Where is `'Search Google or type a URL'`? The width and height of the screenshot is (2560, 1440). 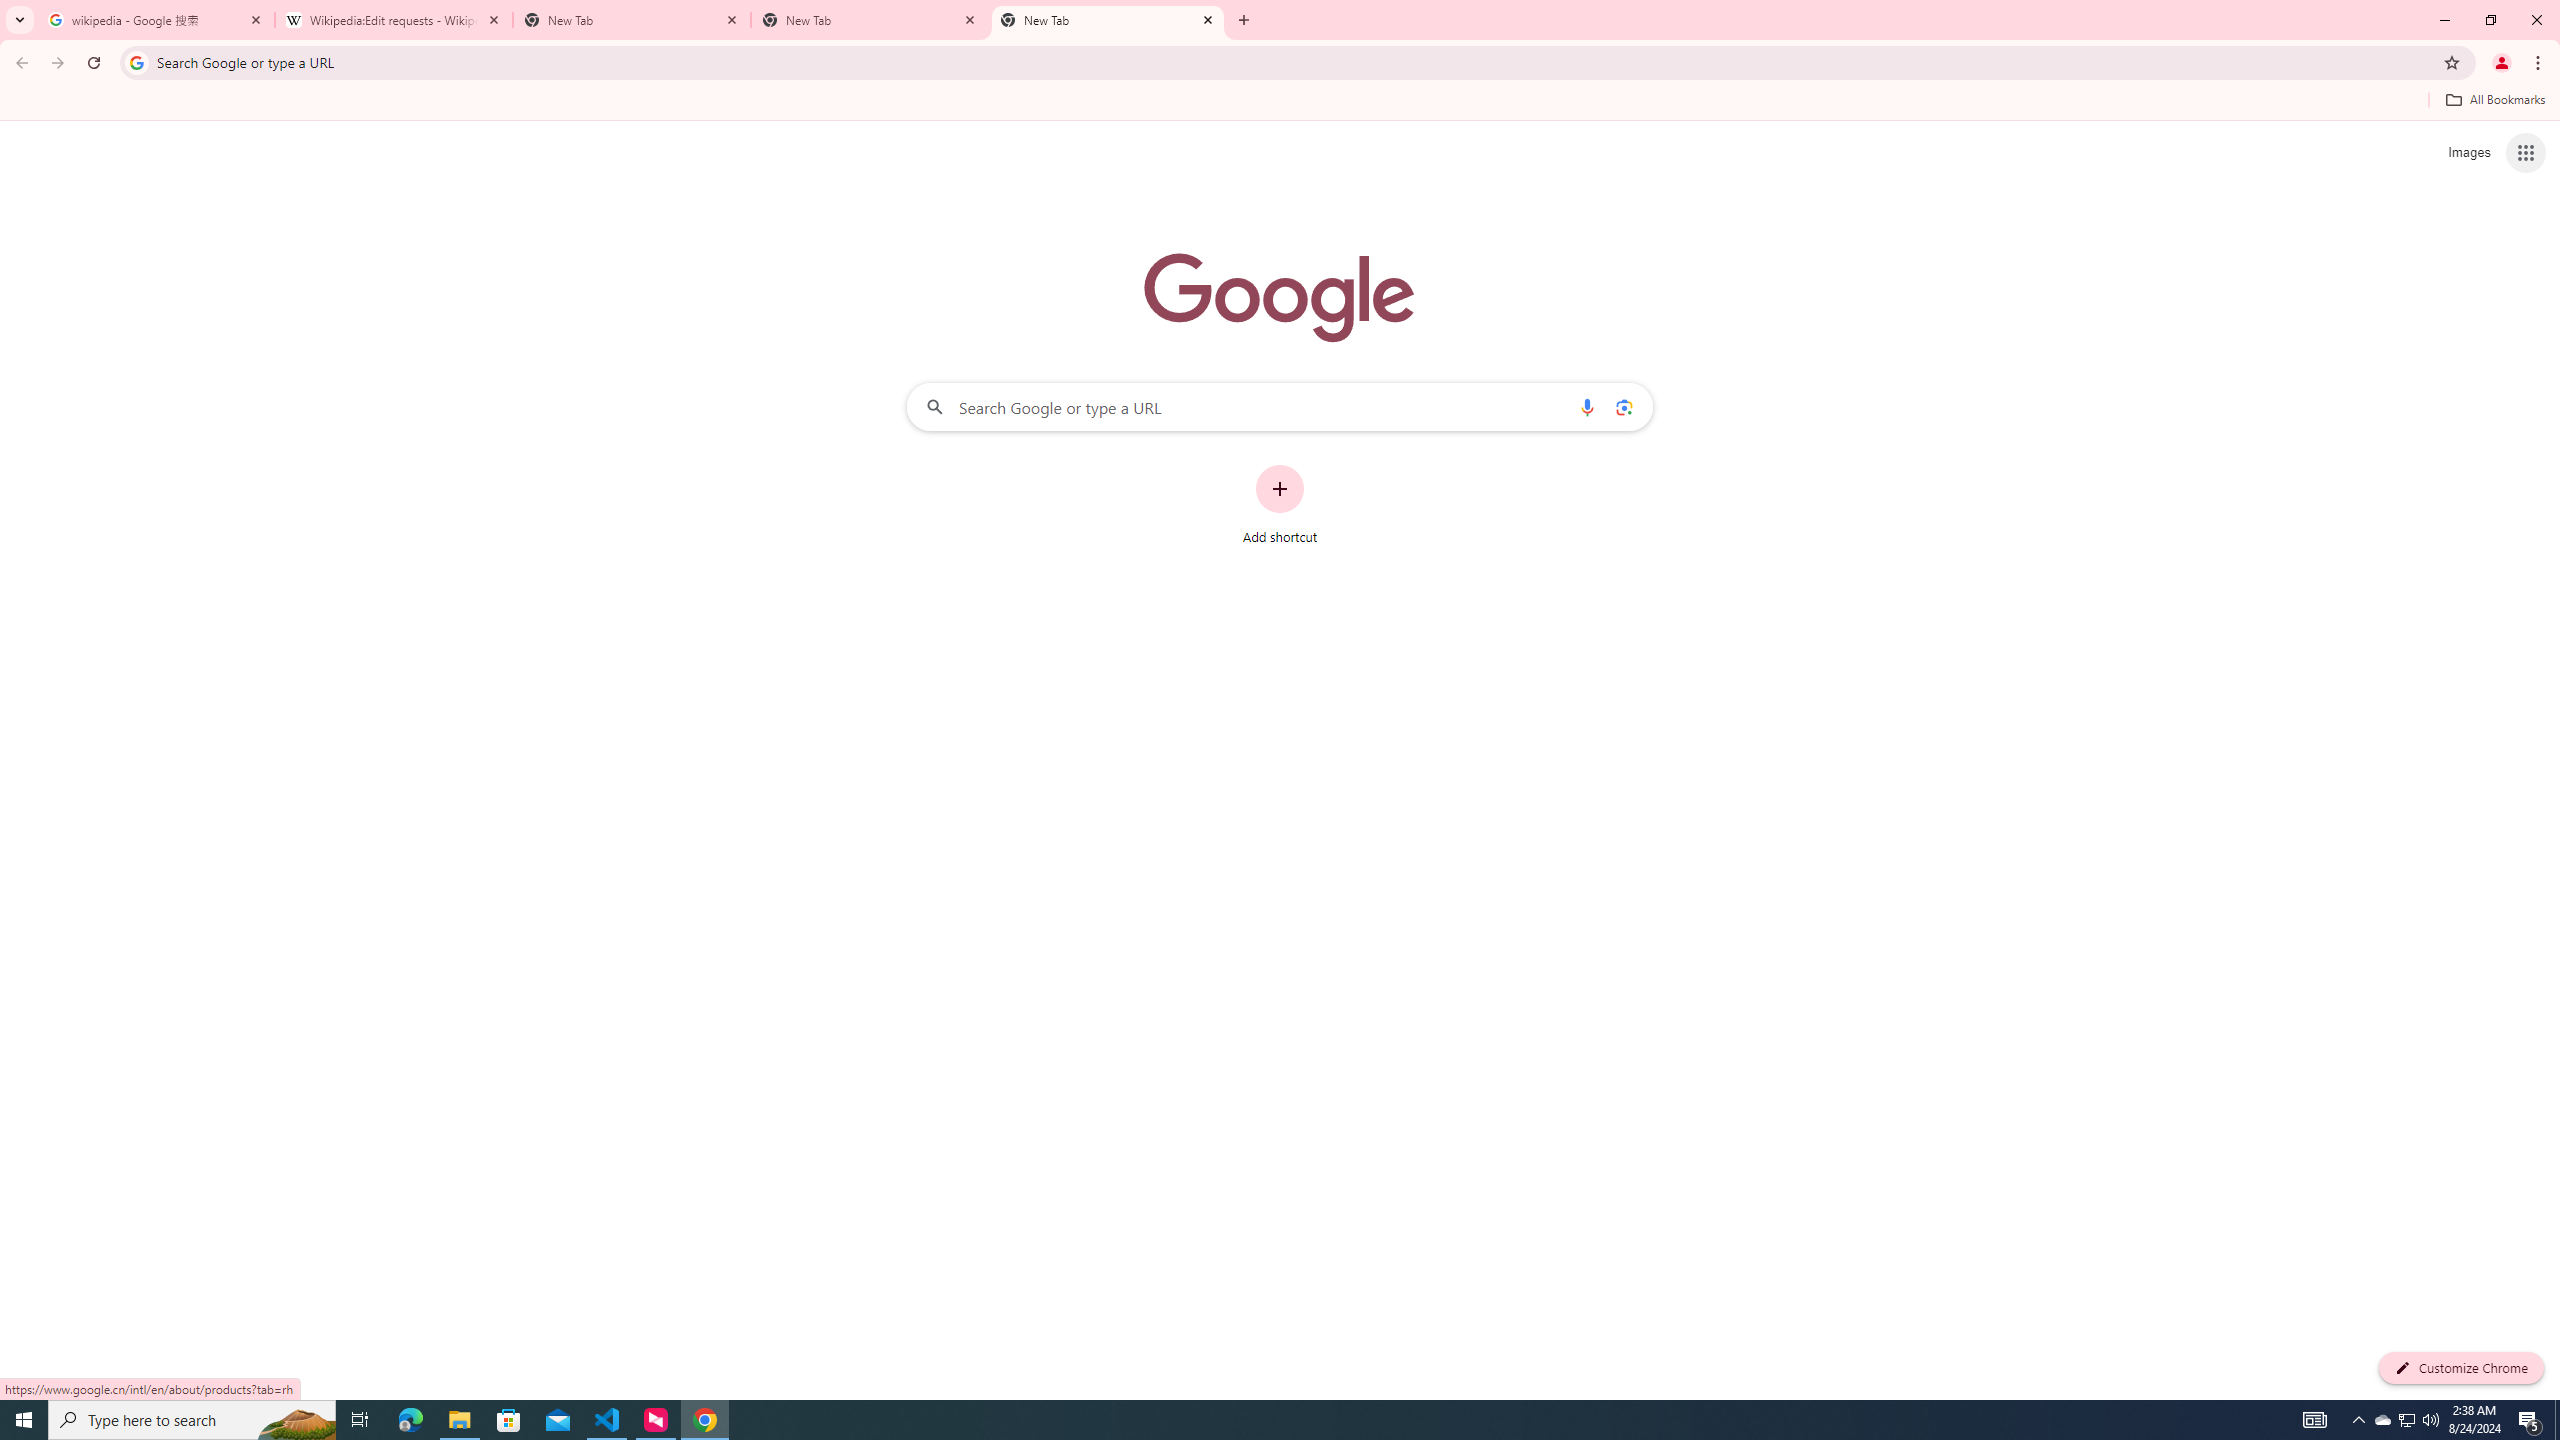 'Search Google or type a URL' is located at coordinates (1280, 405).